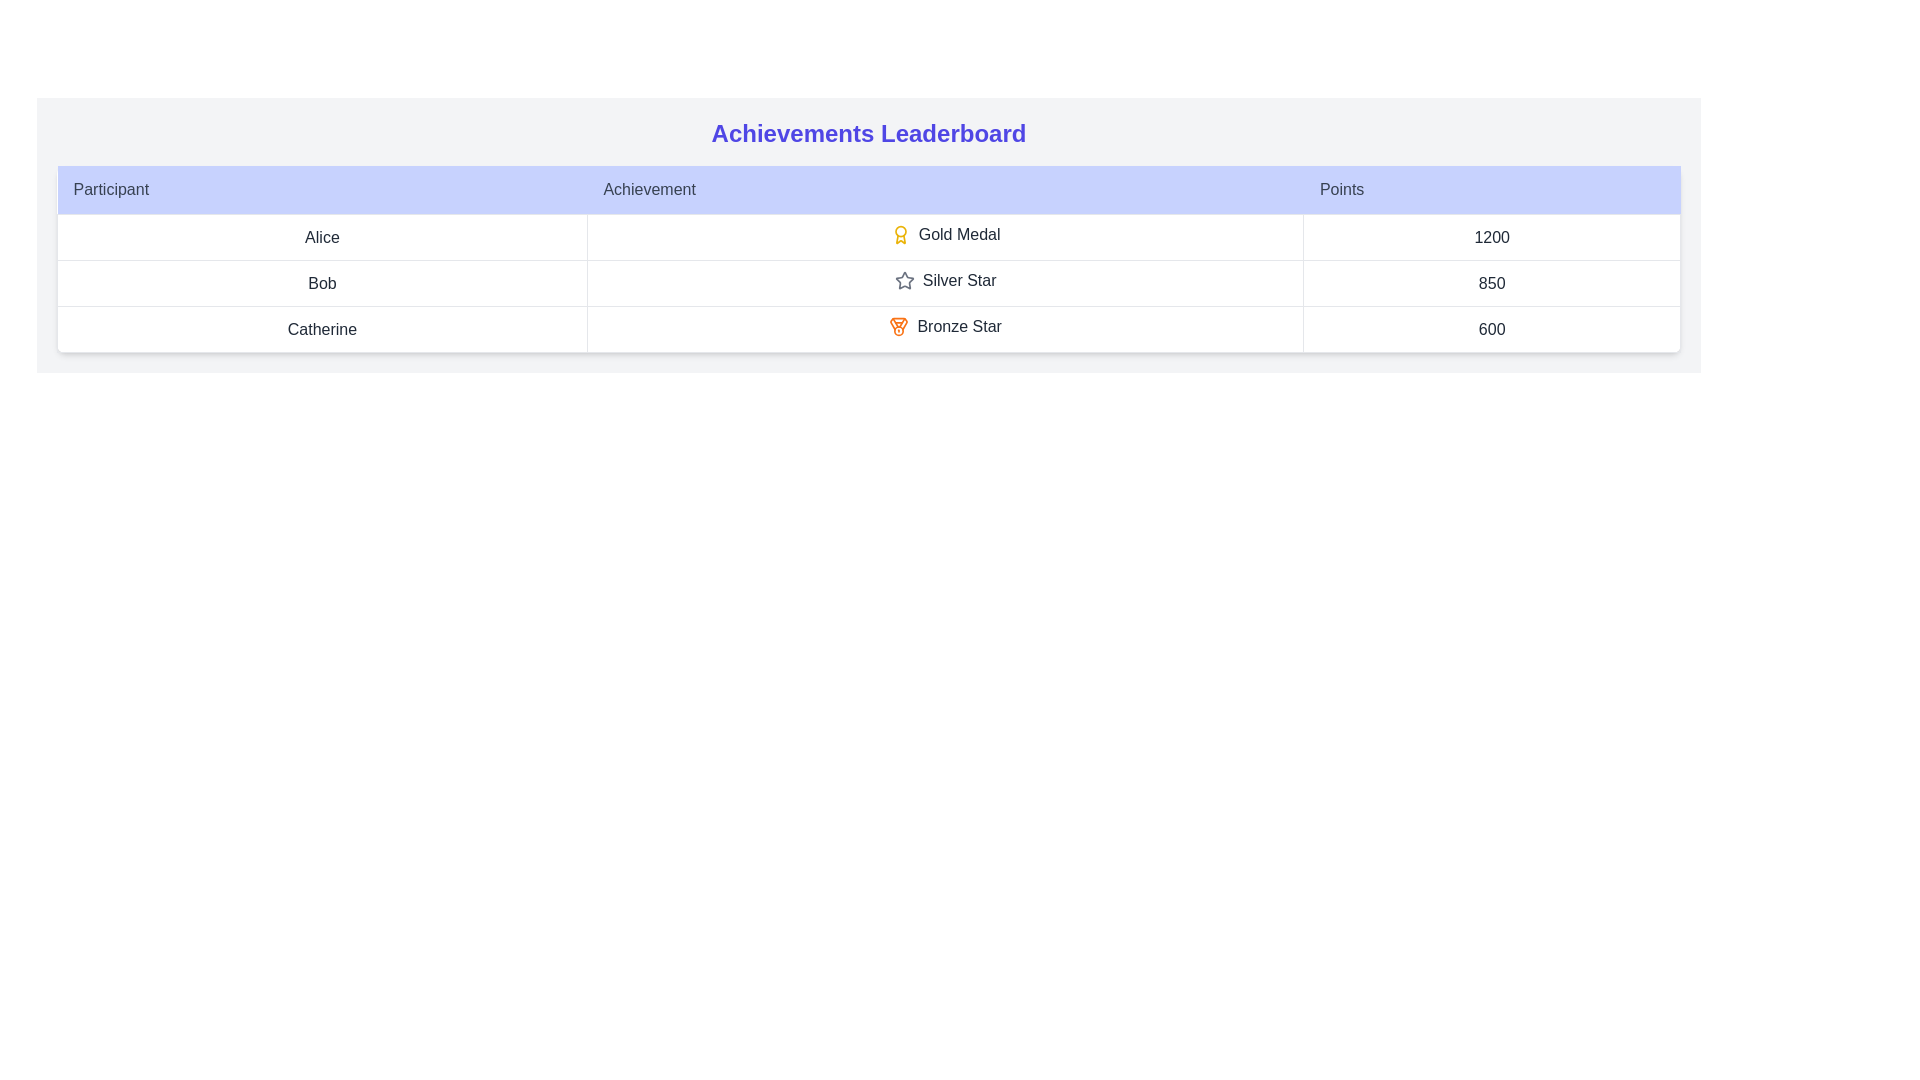  What do you see at coordinates (944, 326) in the screenshot?
I see `the 'Bronze Star' label with the medal icon located in the third row of the 'Achievements Leaderboard' table, next to 'Catherine' under 'Participant'` at bounding box center [944, 326].